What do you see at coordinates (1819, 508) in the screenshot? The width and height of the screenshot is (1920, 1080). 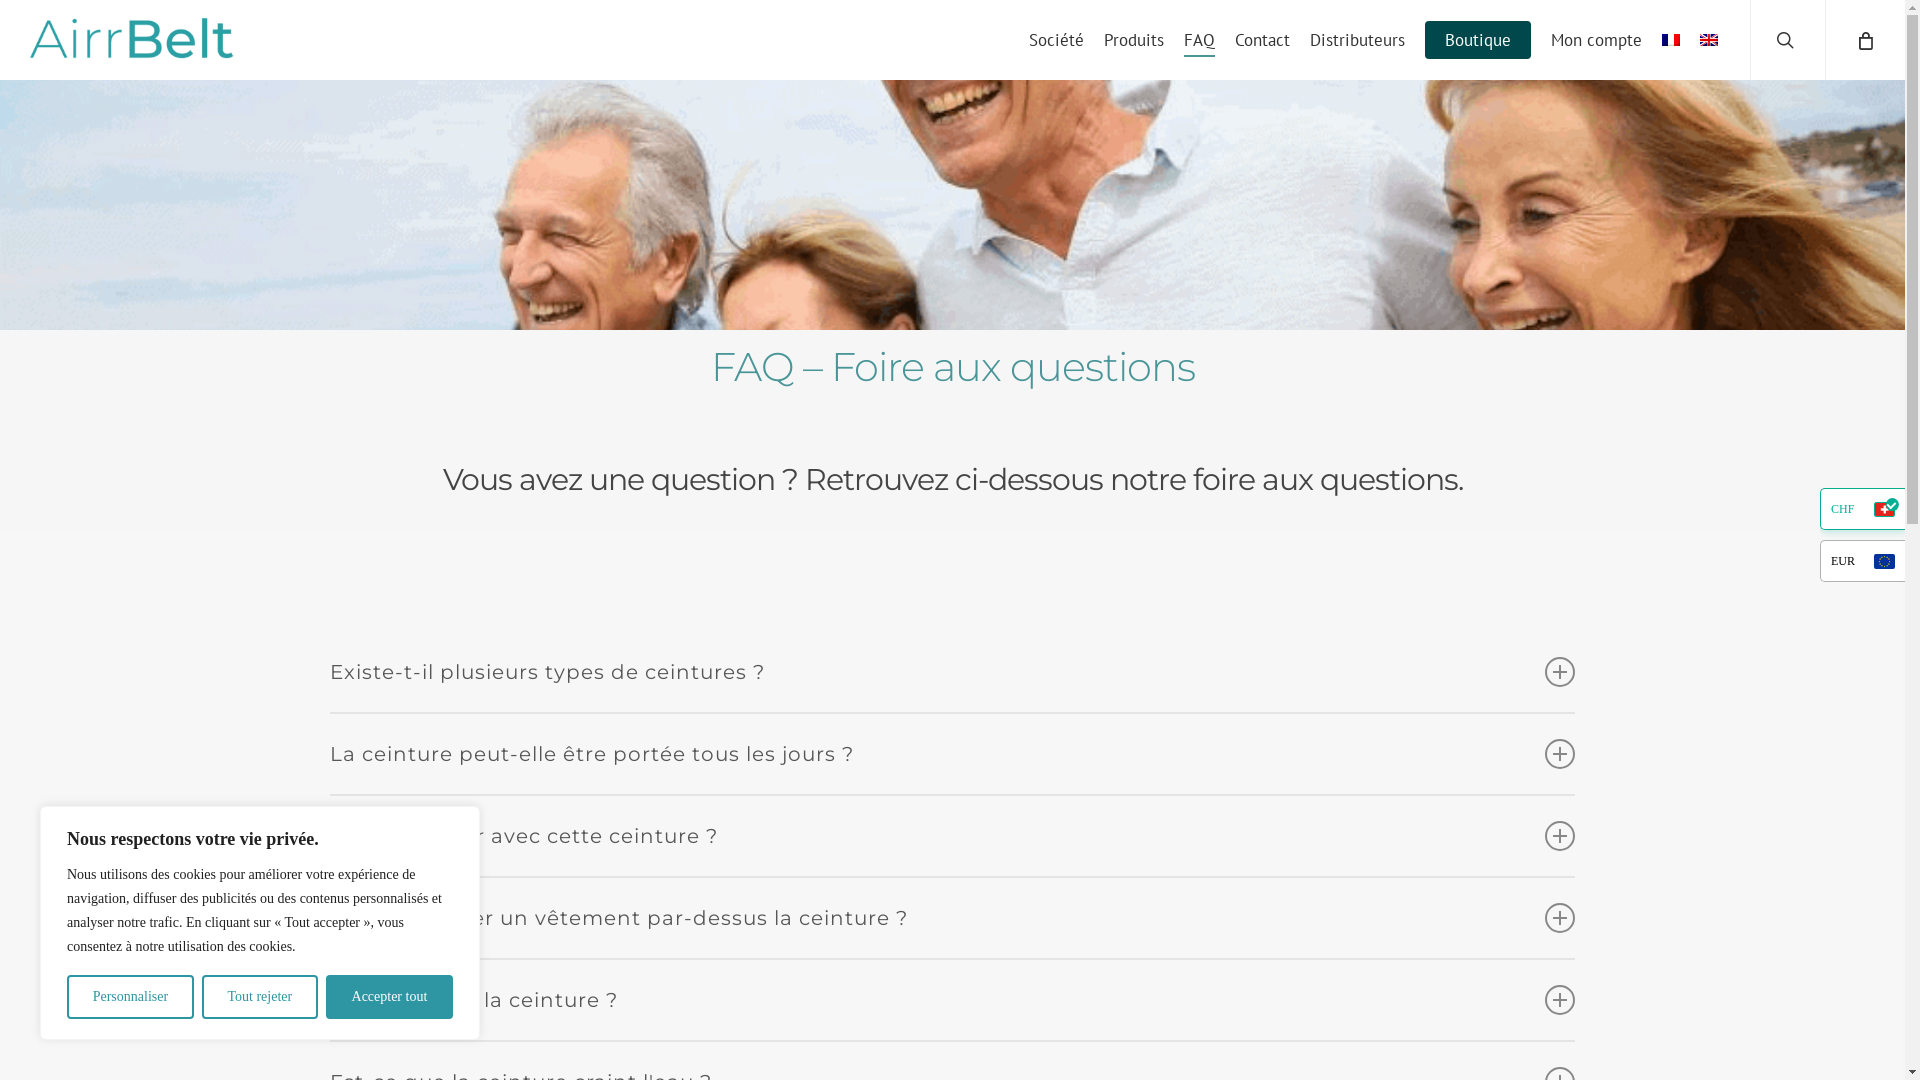 I see `'CHF'` at bounding box center [1819, 508].